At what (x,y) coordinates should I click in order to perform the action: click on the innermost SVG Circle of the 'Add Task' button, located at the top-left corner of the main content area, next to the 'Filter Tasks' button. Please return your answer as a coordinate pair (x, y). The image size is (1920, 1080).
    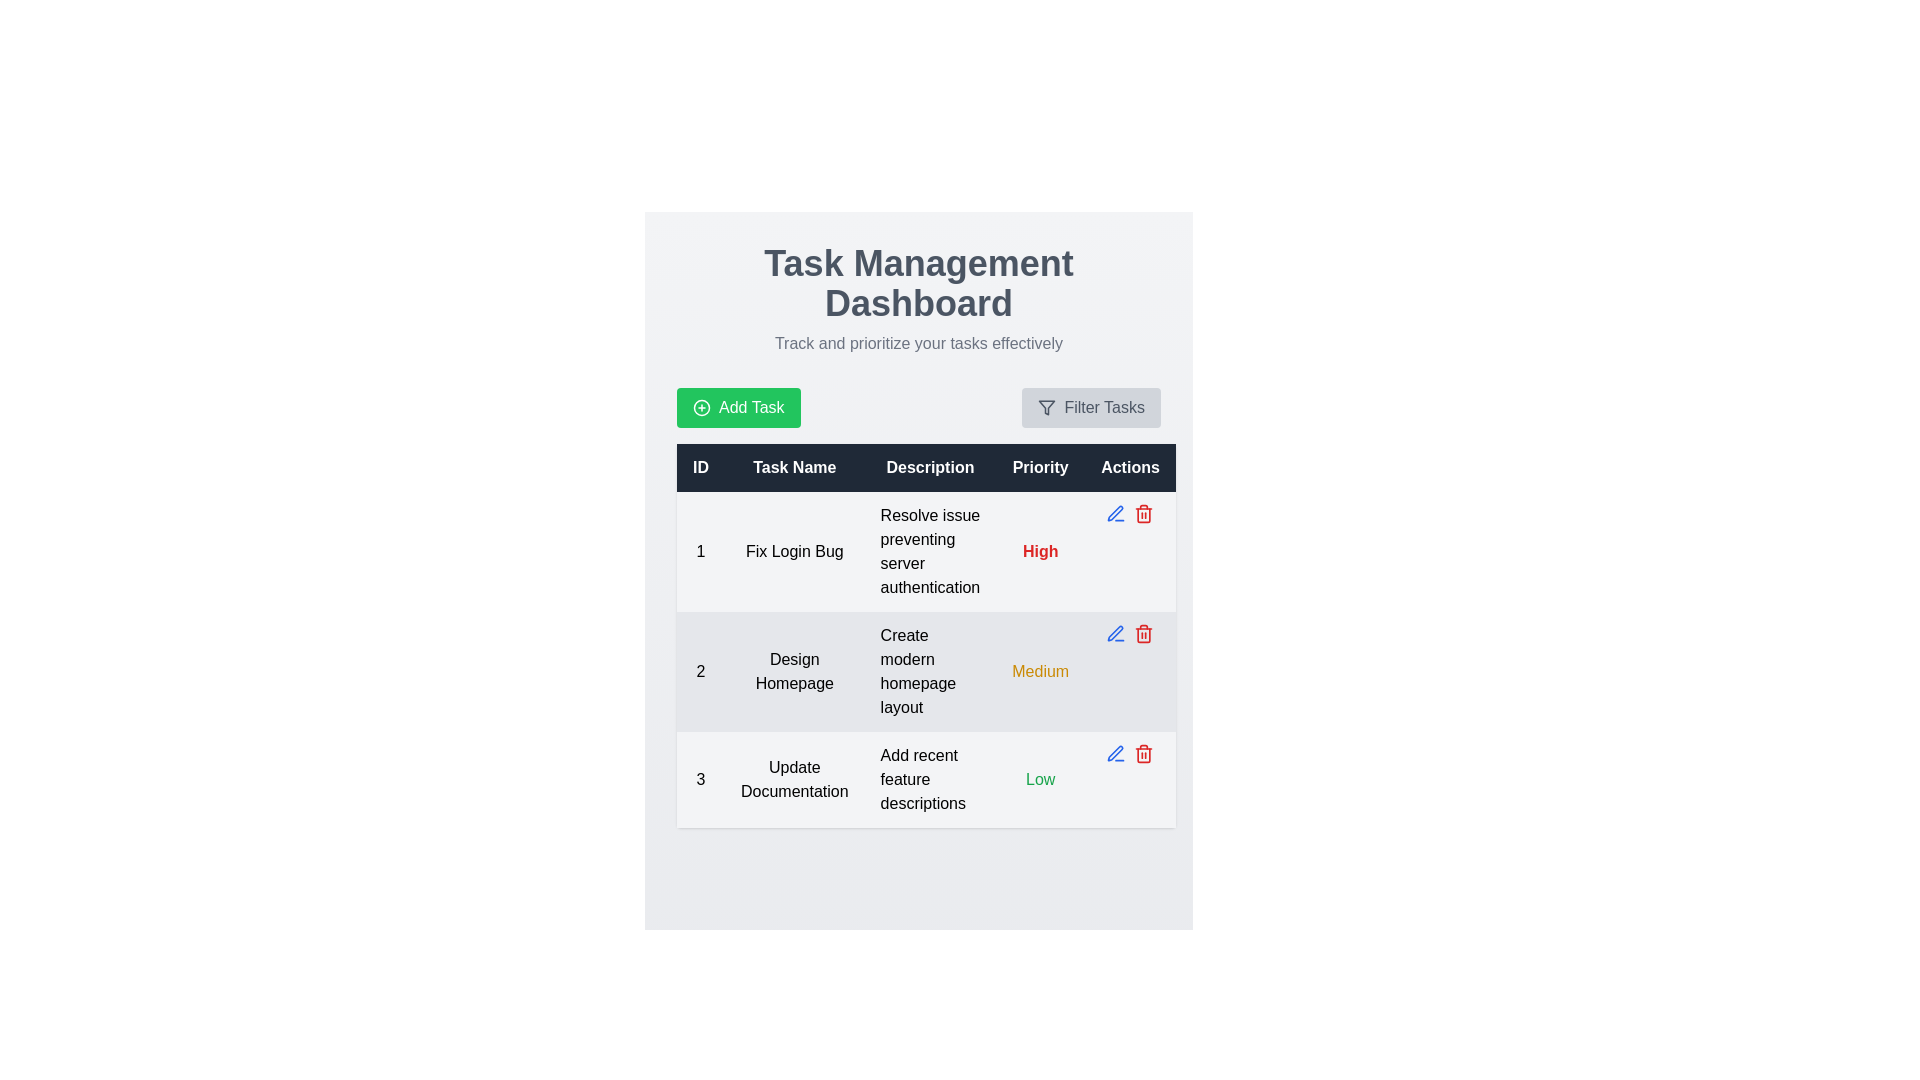
    Looking at the image, I should click on (701, 407).